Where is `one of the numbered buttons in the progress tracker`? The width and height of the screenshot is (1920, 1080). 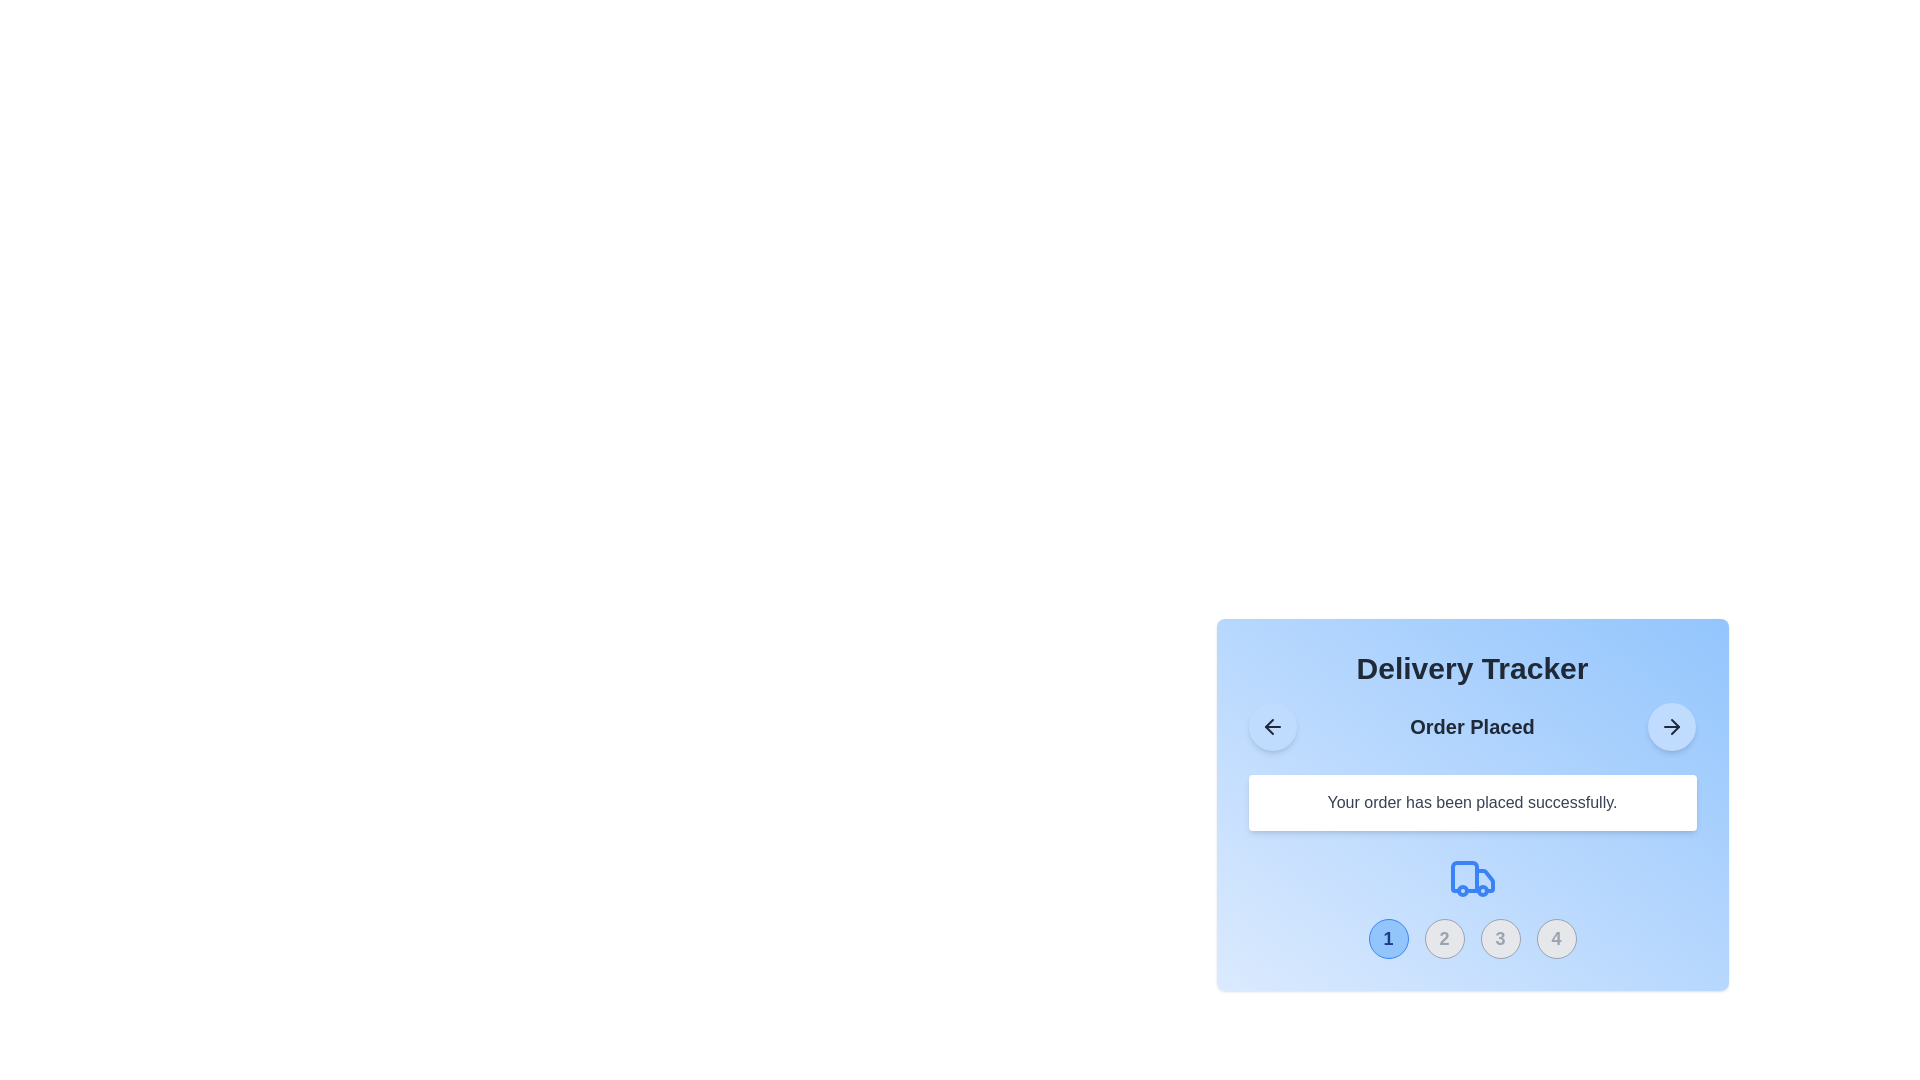
one of the numbered buttons in the progress tracker is located at coordinates (1472, 906).